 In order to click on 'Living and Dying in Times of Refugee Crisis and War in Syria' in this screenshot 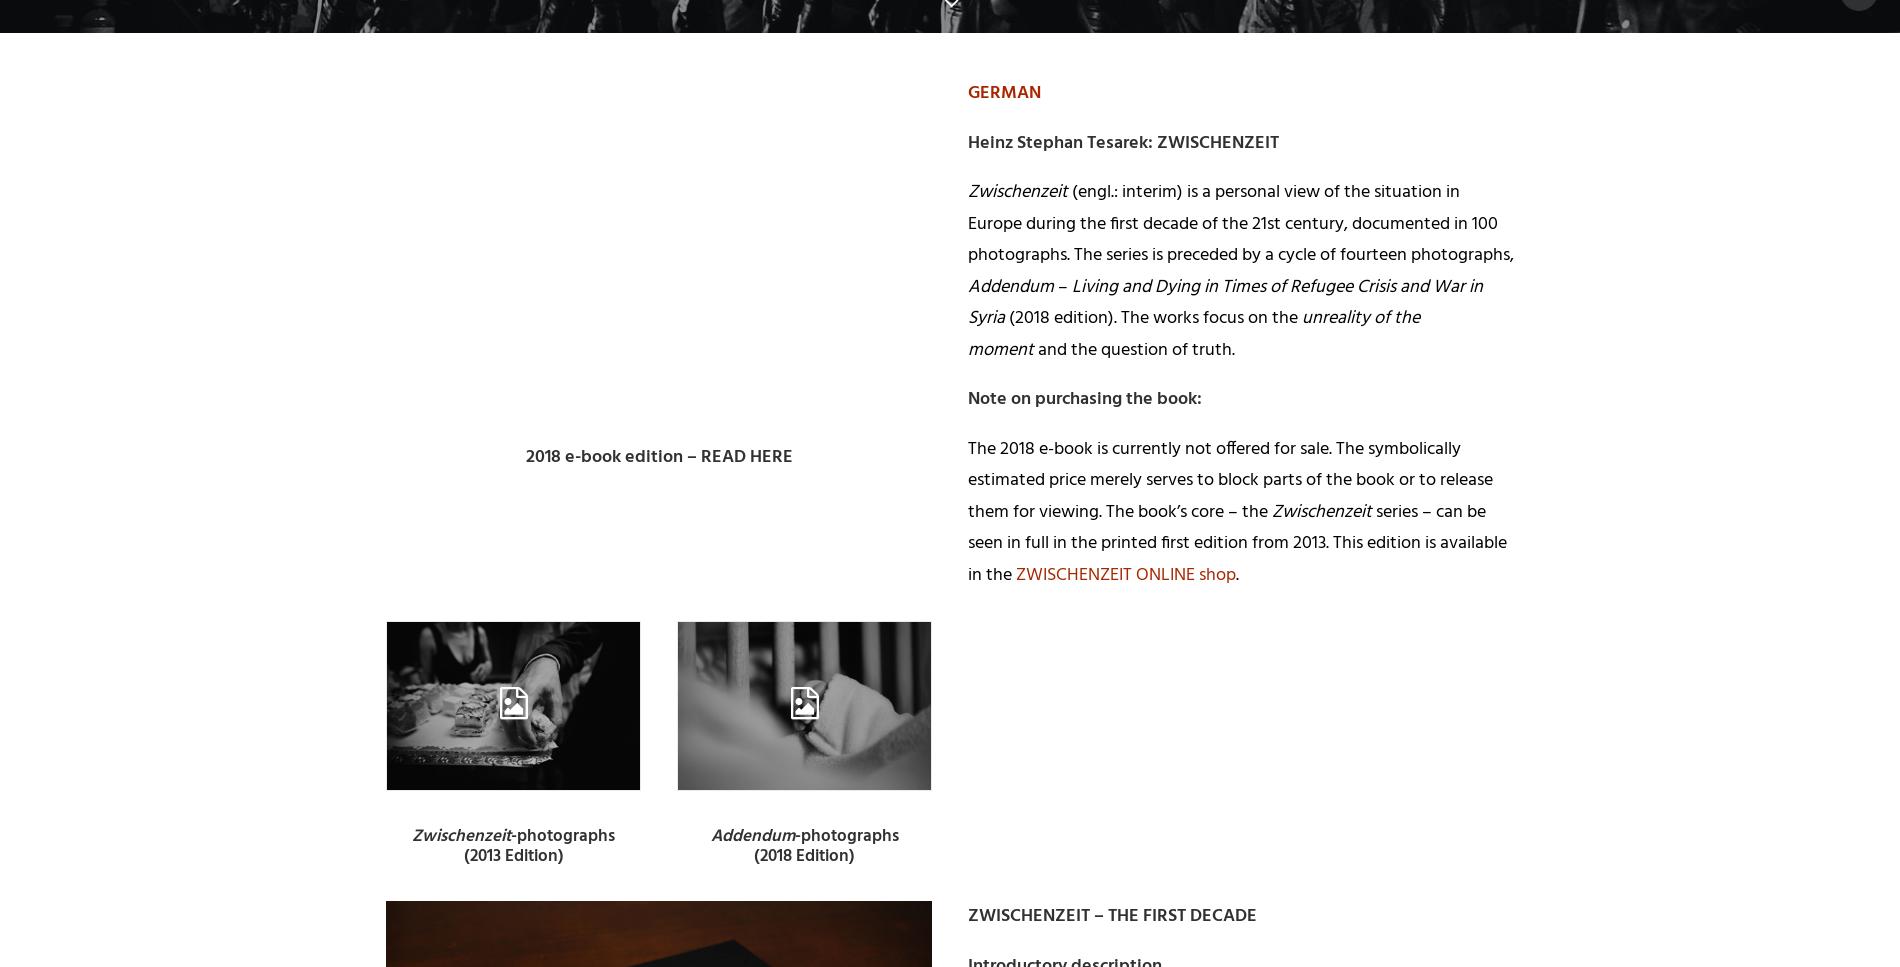, I will do `click(1224, 302)`.